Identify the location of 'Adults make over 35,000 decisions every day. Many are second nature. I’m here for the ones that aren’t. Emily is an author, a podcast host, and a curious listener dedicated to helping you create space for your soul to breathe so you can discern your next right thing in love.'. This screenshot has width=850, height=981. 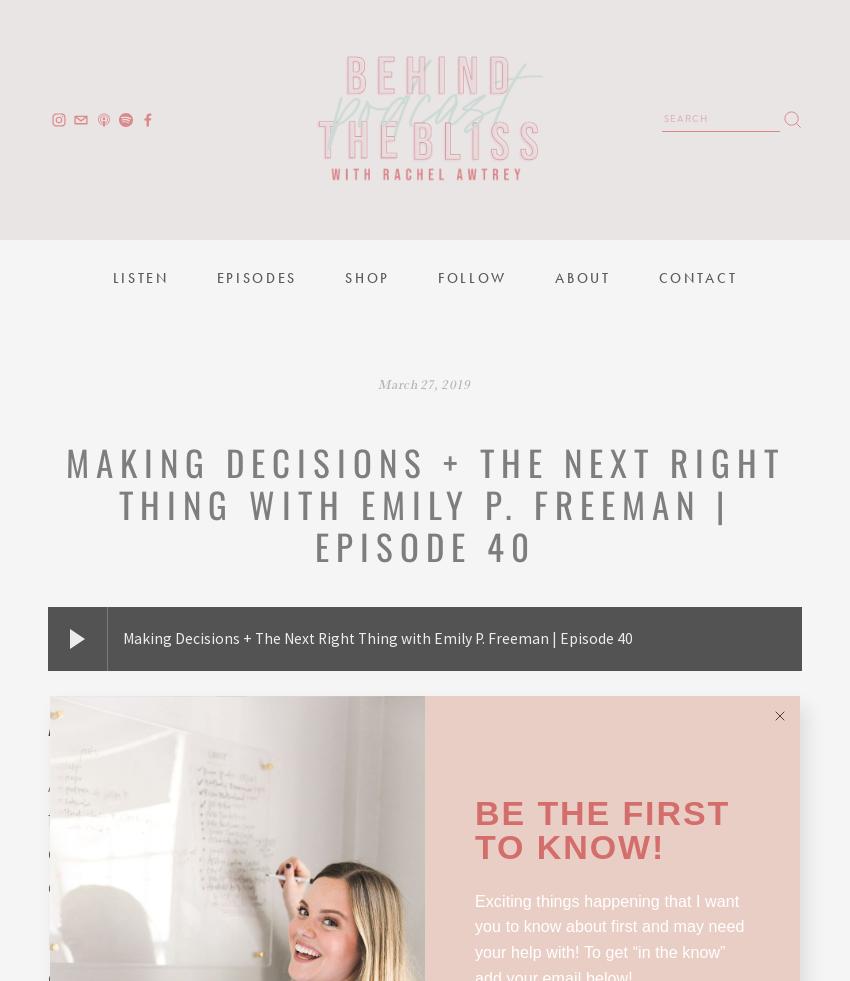
(423, 835).